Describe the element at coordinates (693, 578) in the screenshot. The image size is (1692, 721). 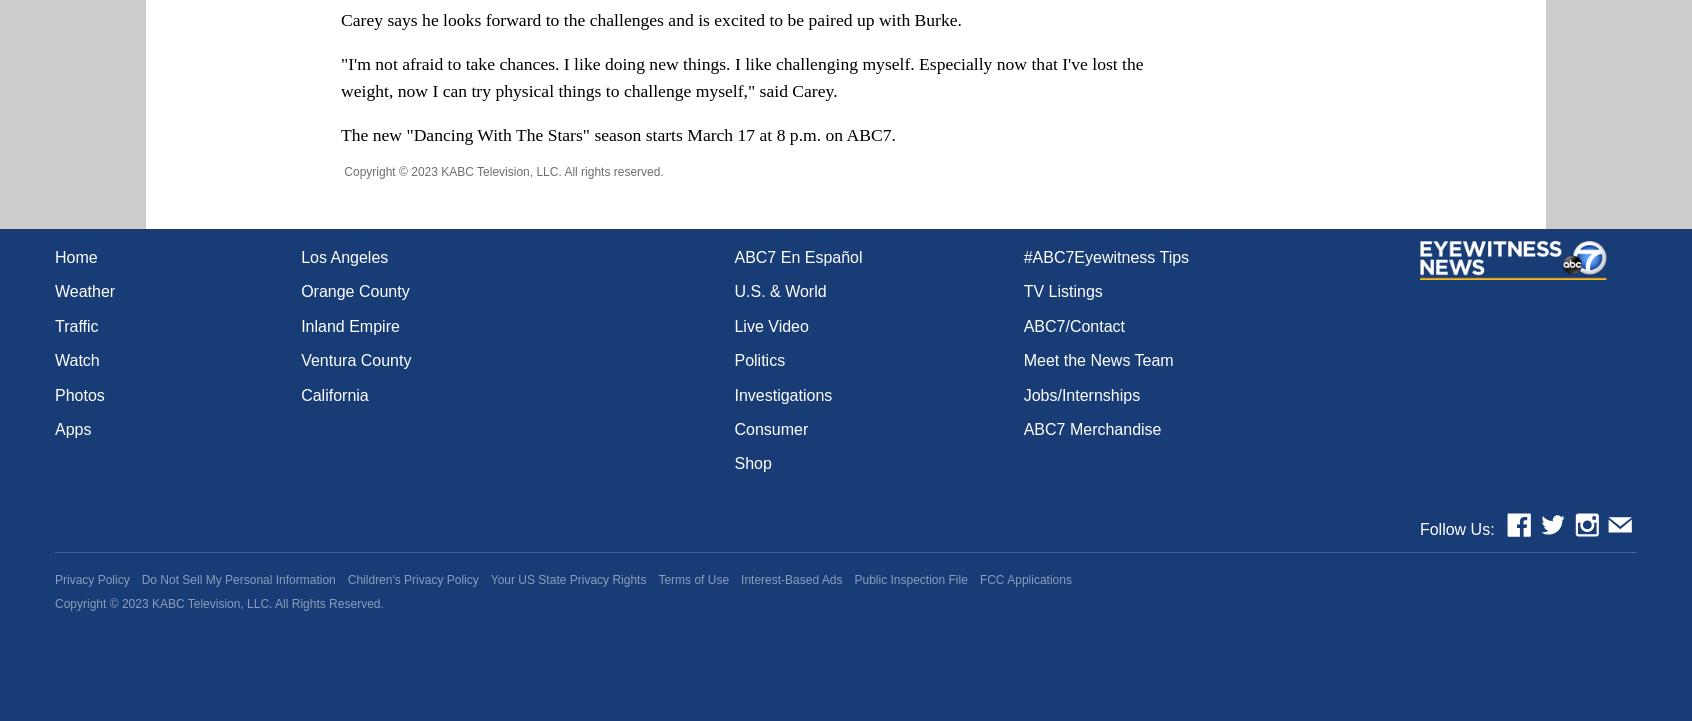
I see `'Terms of Use'` at that location.